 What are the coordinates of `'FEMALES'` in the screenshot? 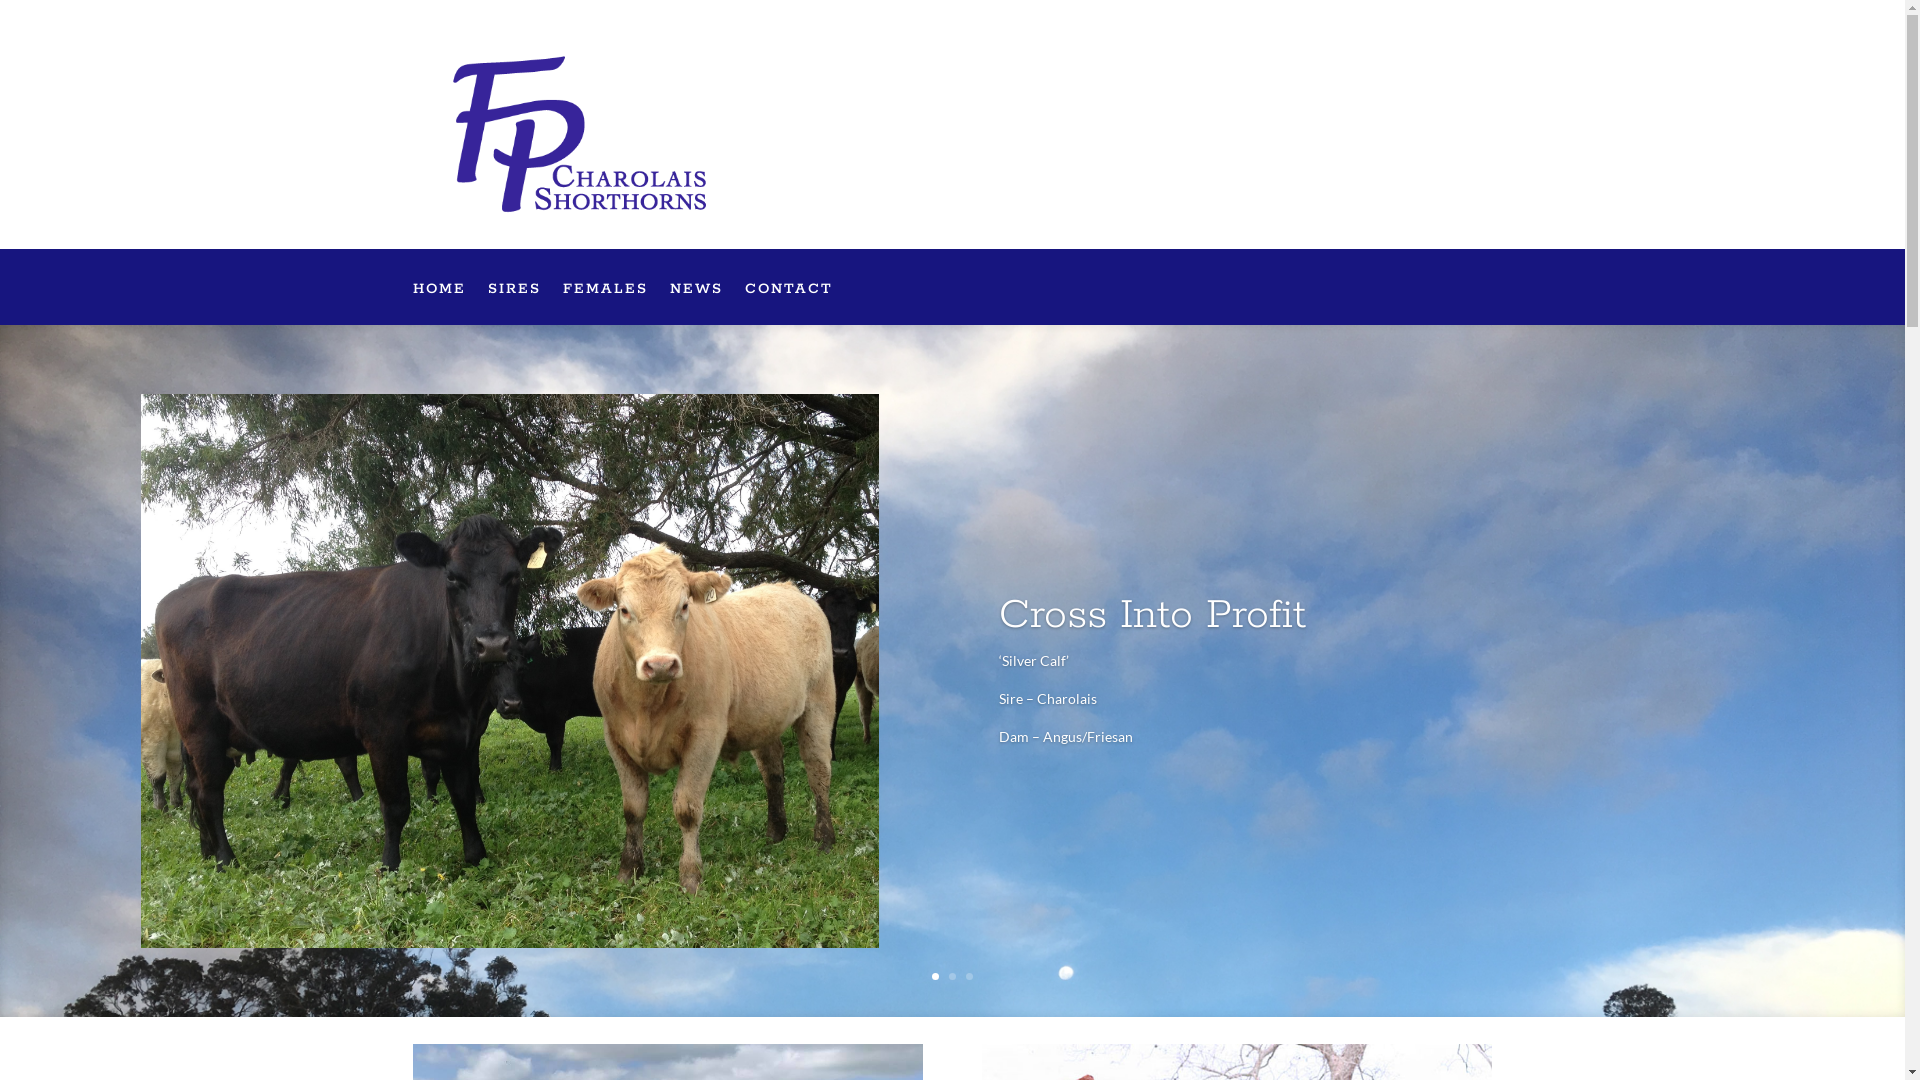 It's located at (560, 303).